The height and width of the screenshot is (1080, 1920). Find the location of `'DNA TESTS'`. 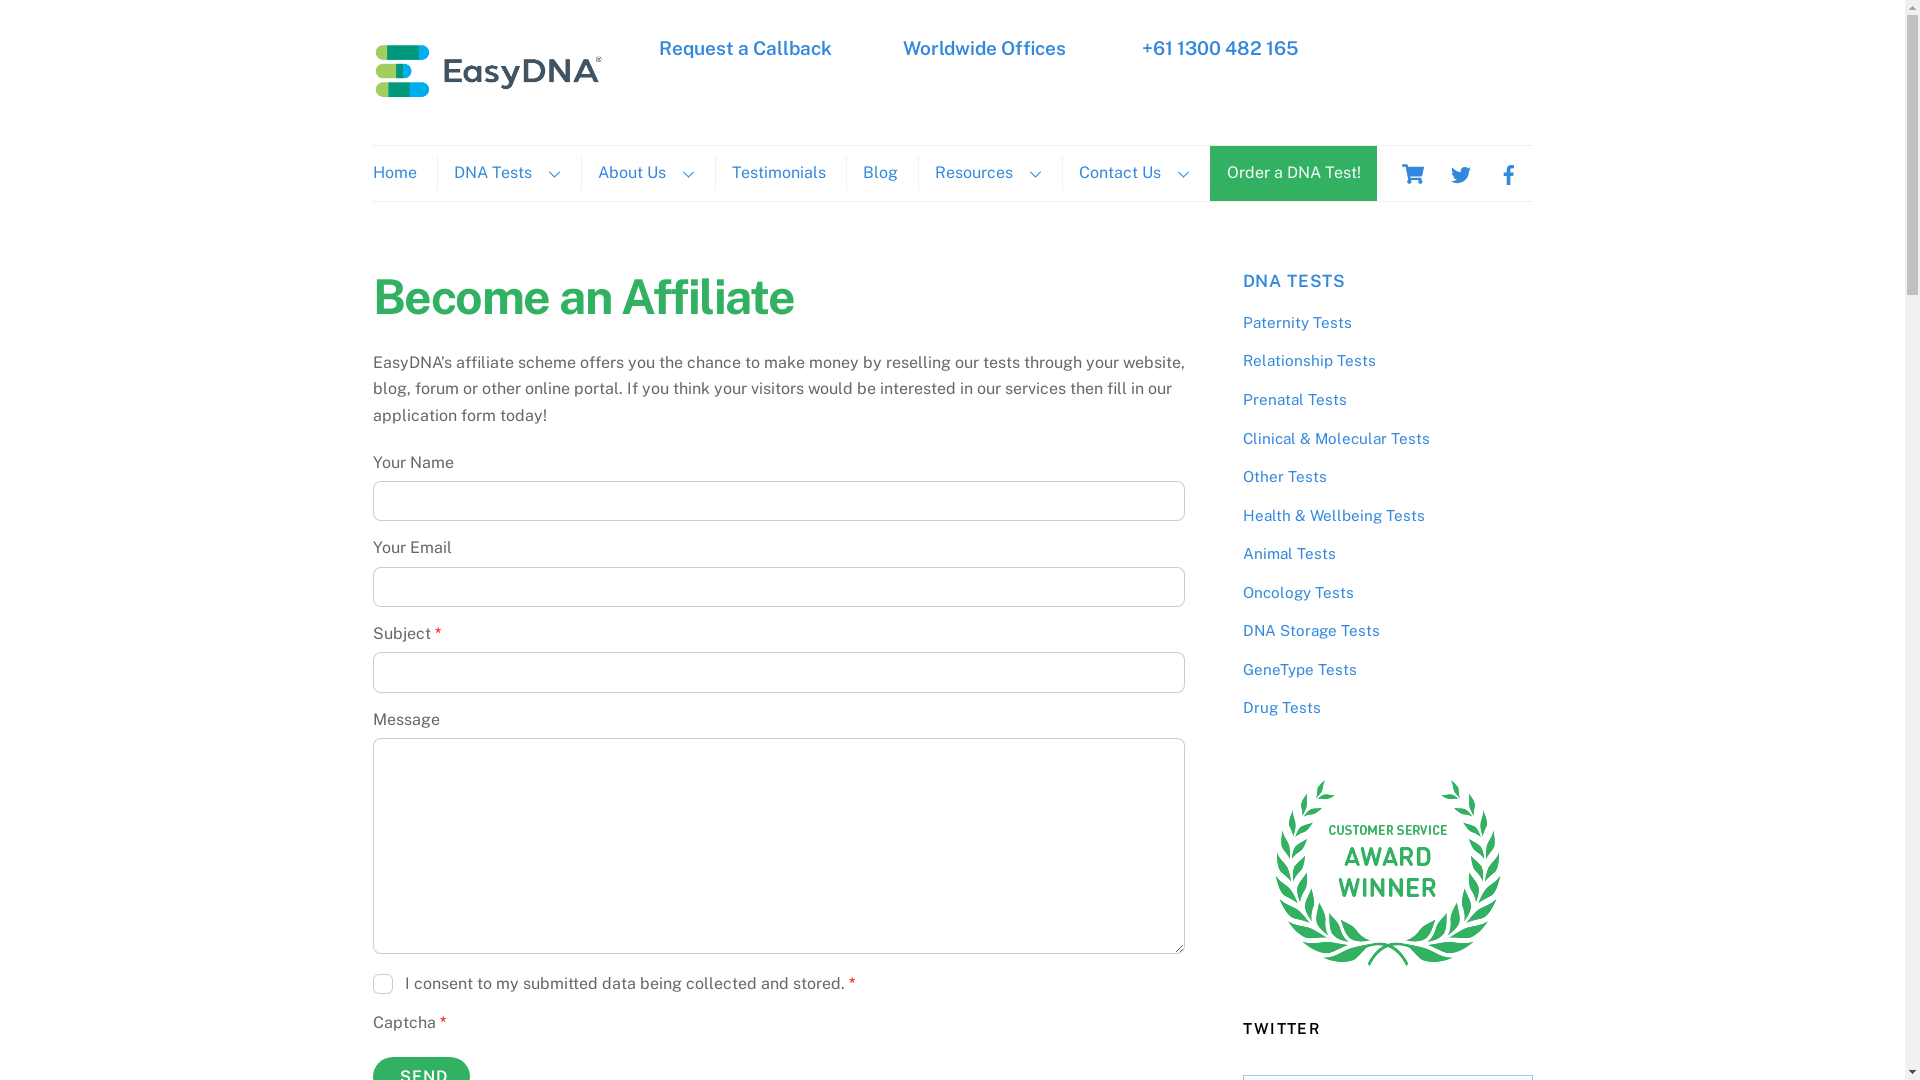

'DNA TESTS' is located at coordinates (1294, 281).